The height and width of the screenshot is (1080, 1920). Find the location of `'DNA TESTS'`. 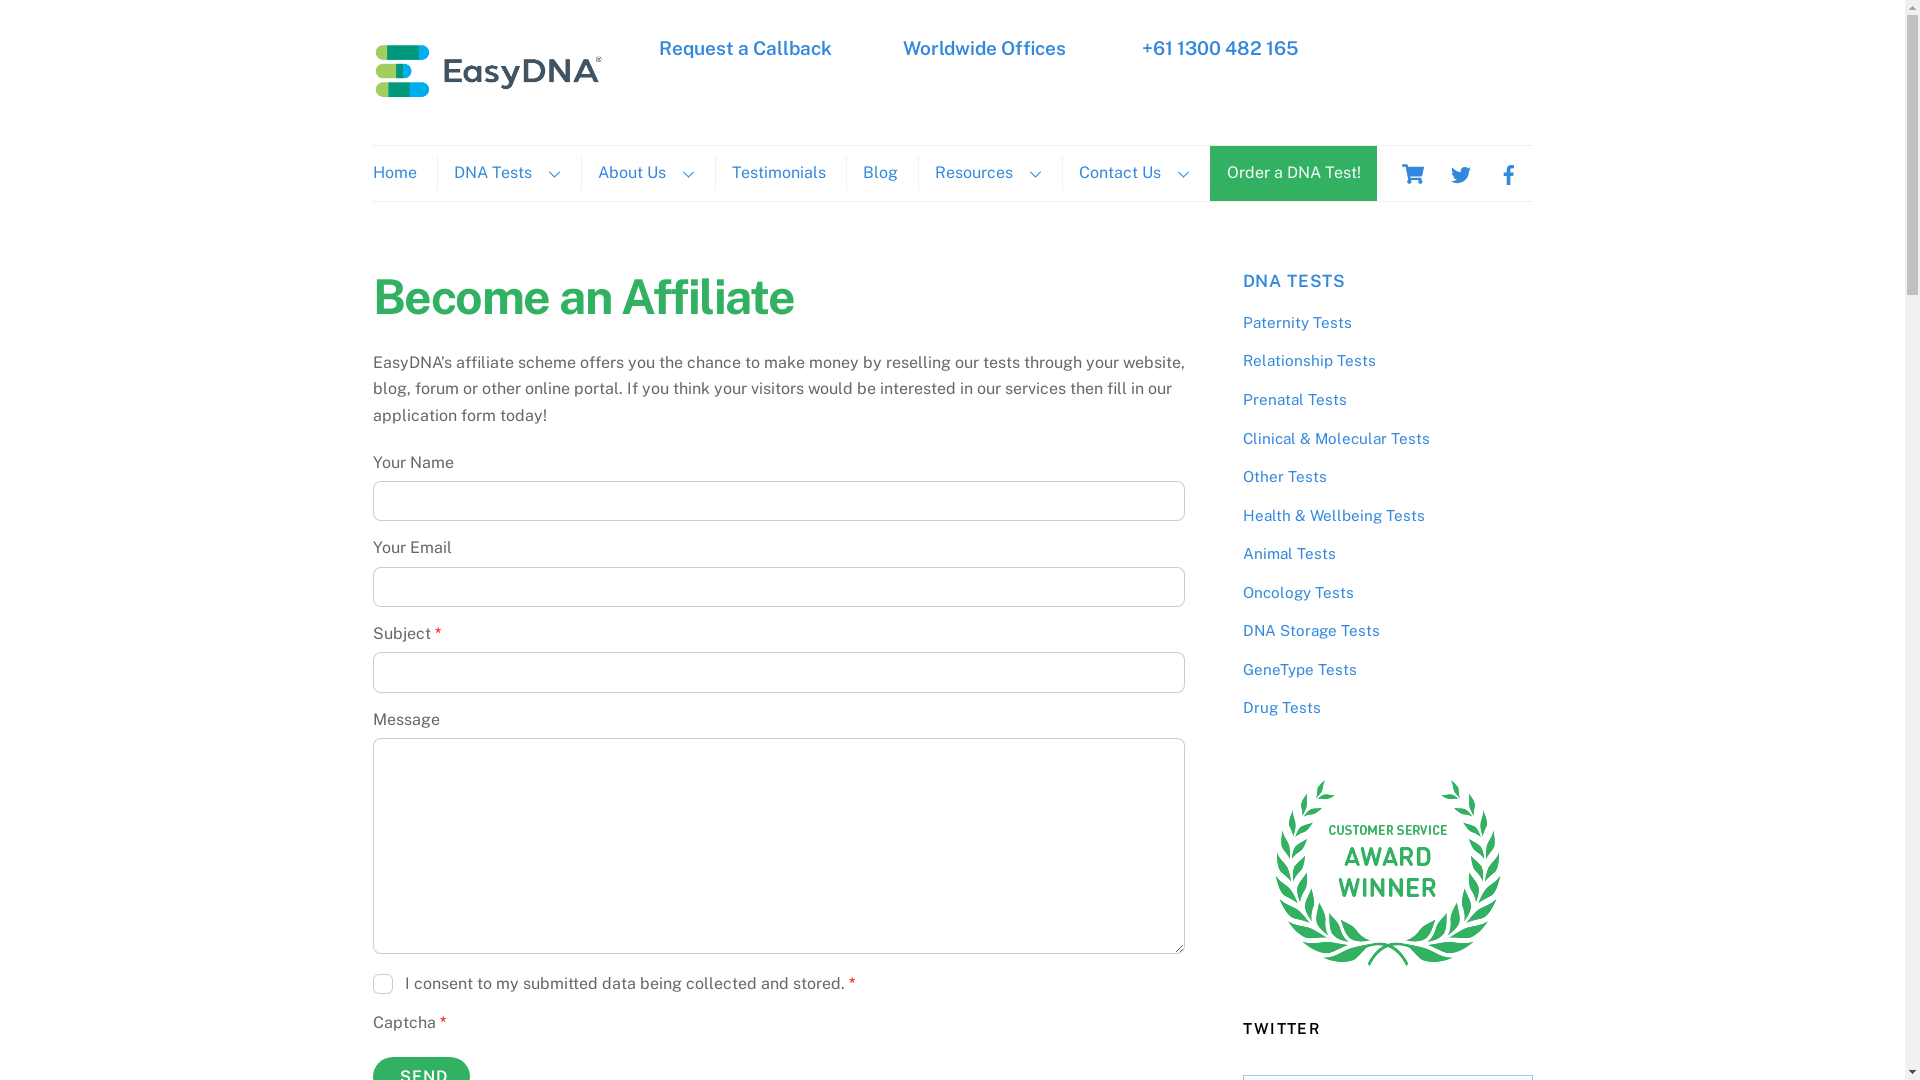

'DNA TESTS' is located at coordinates (1294, 281).